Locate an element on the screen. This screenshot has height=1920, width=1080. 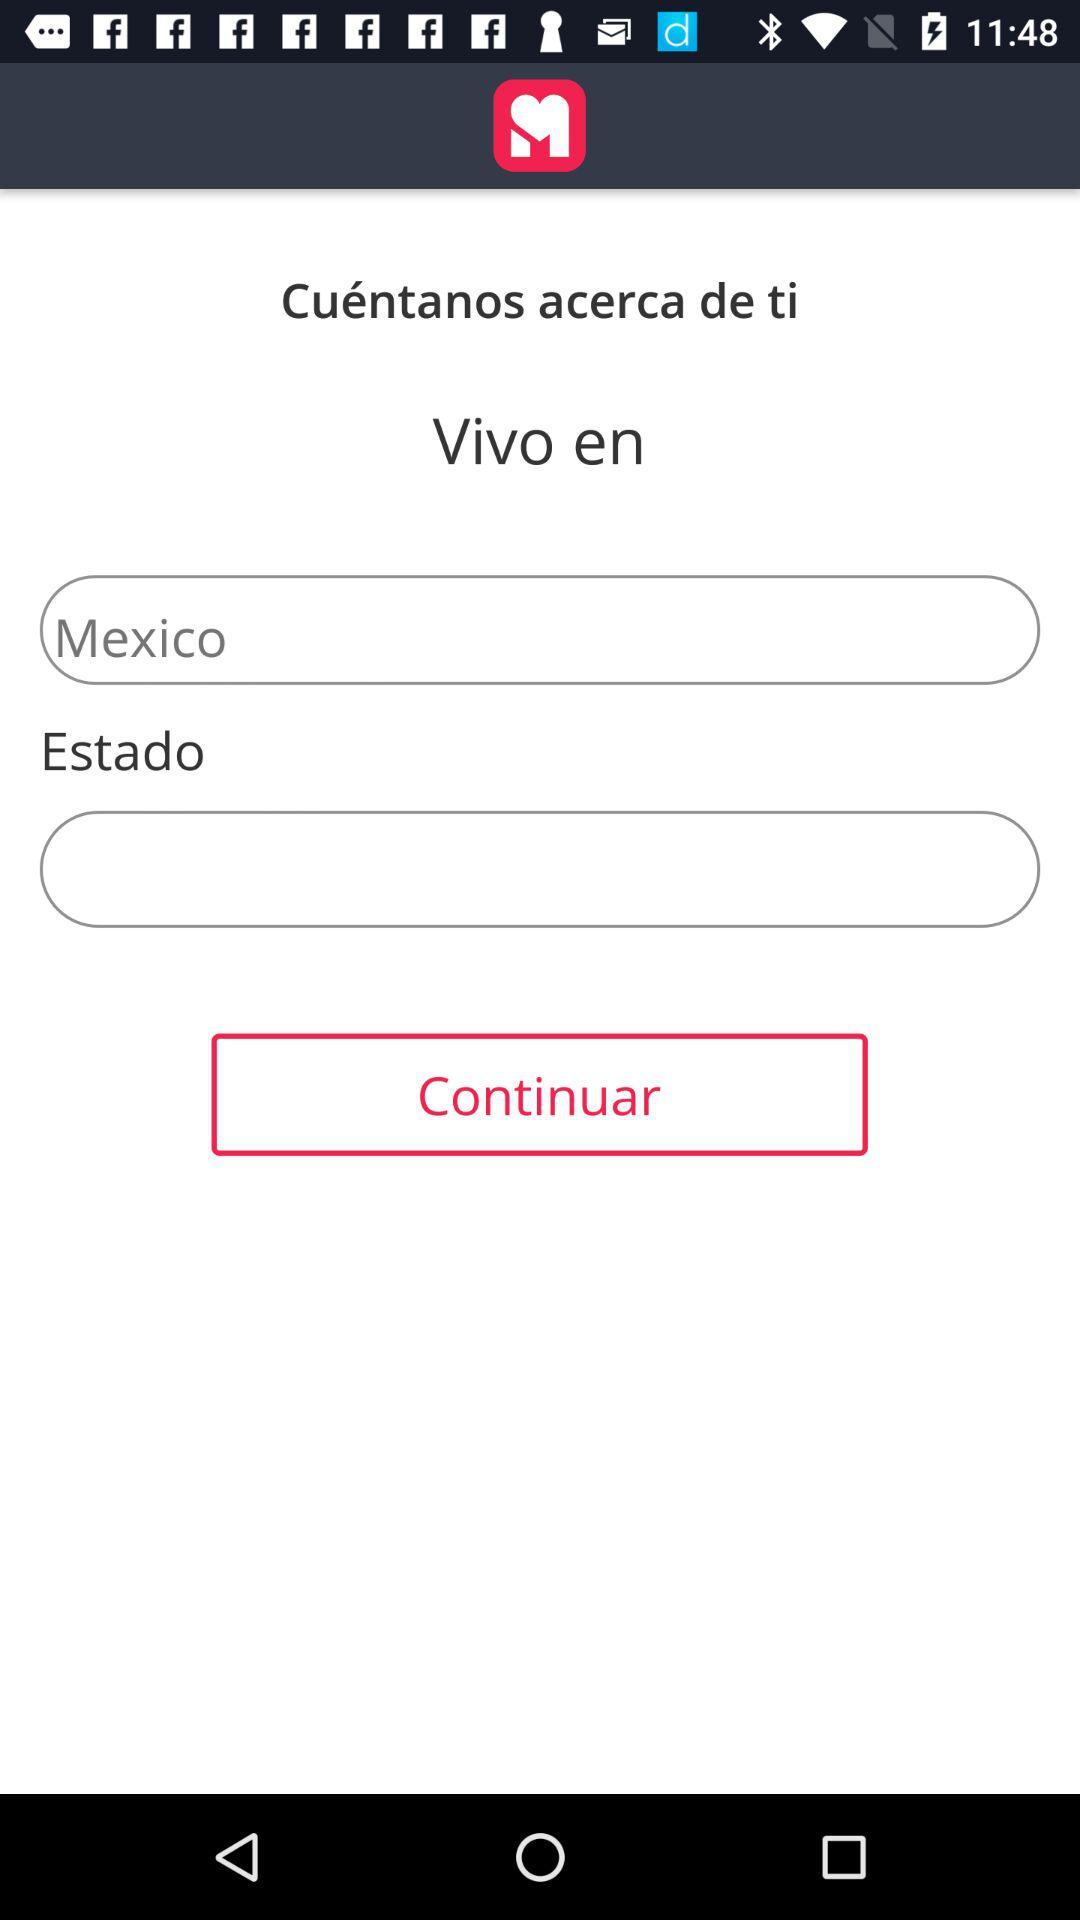
the continuar icon is located at coordinates (538, 1093).